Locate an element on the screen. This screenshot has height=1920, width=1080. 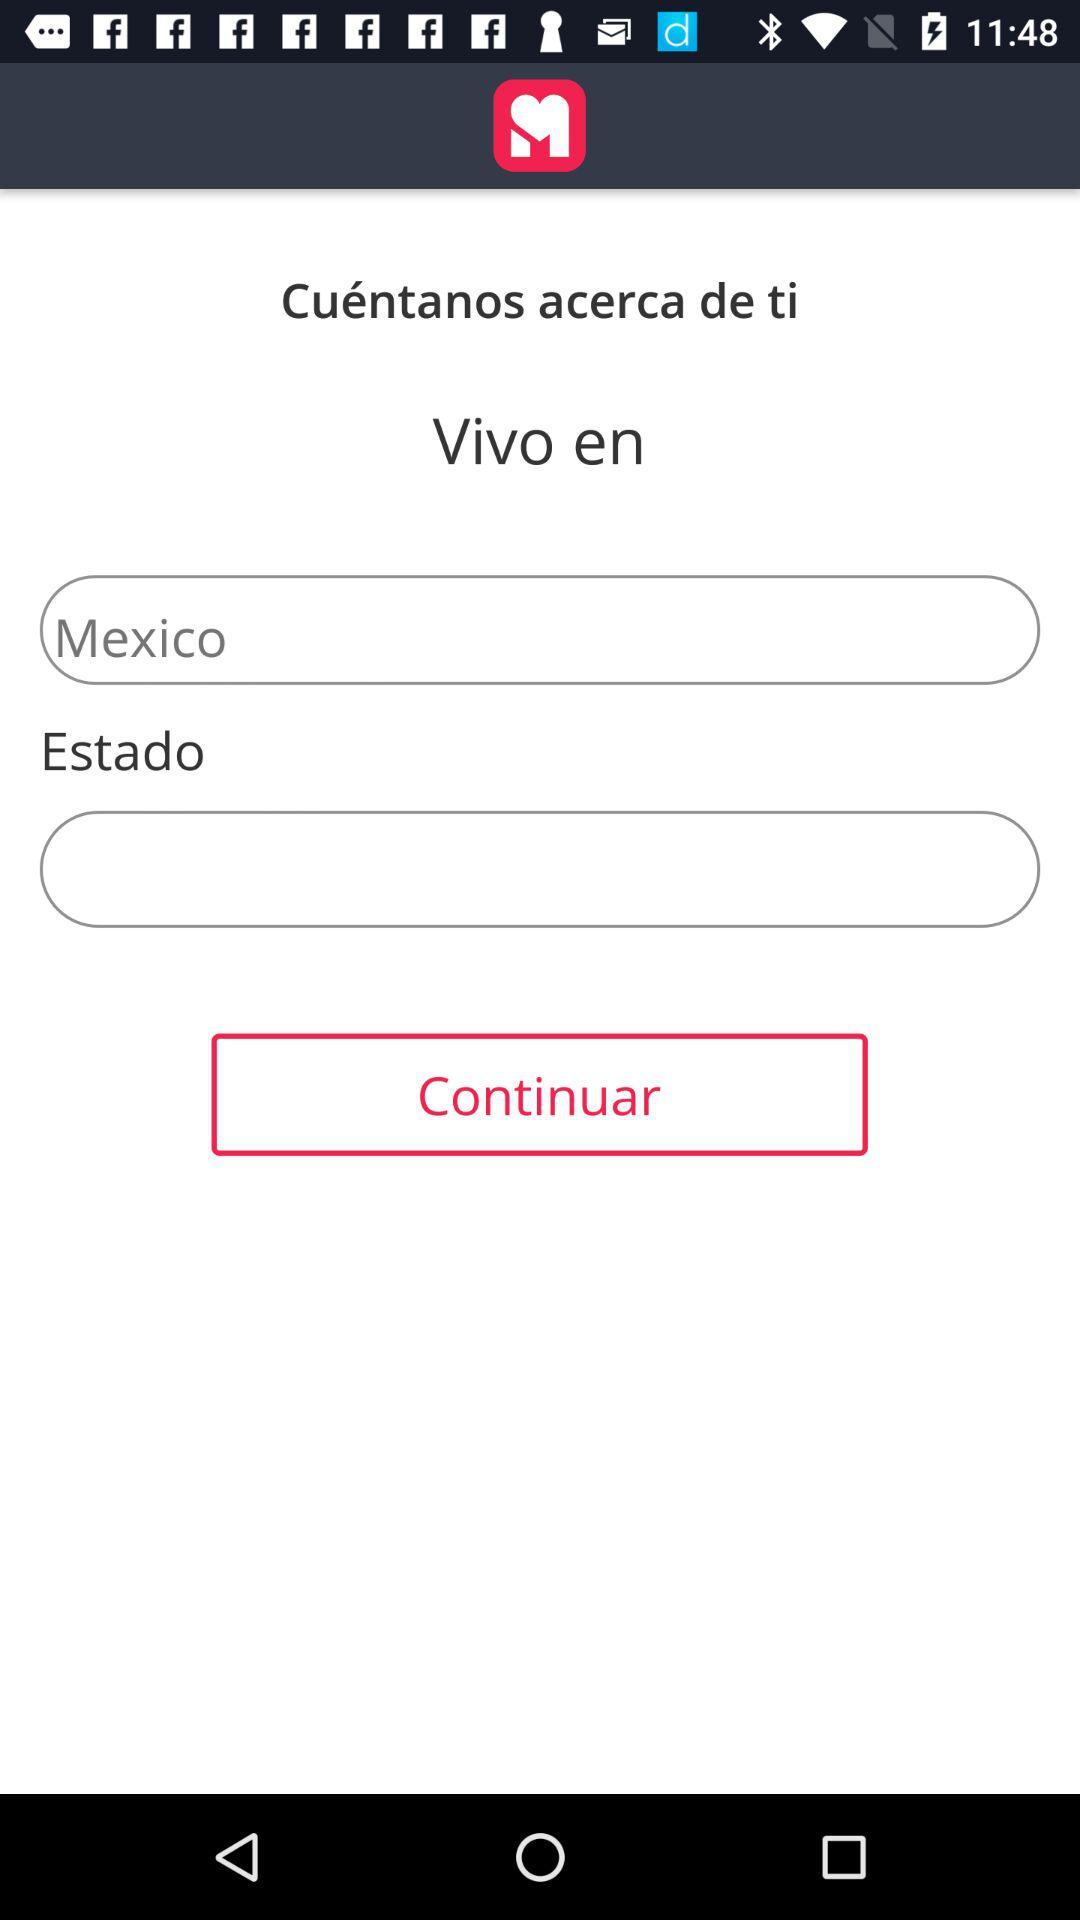
the continuar icon is located at coordinates (538, 1093).